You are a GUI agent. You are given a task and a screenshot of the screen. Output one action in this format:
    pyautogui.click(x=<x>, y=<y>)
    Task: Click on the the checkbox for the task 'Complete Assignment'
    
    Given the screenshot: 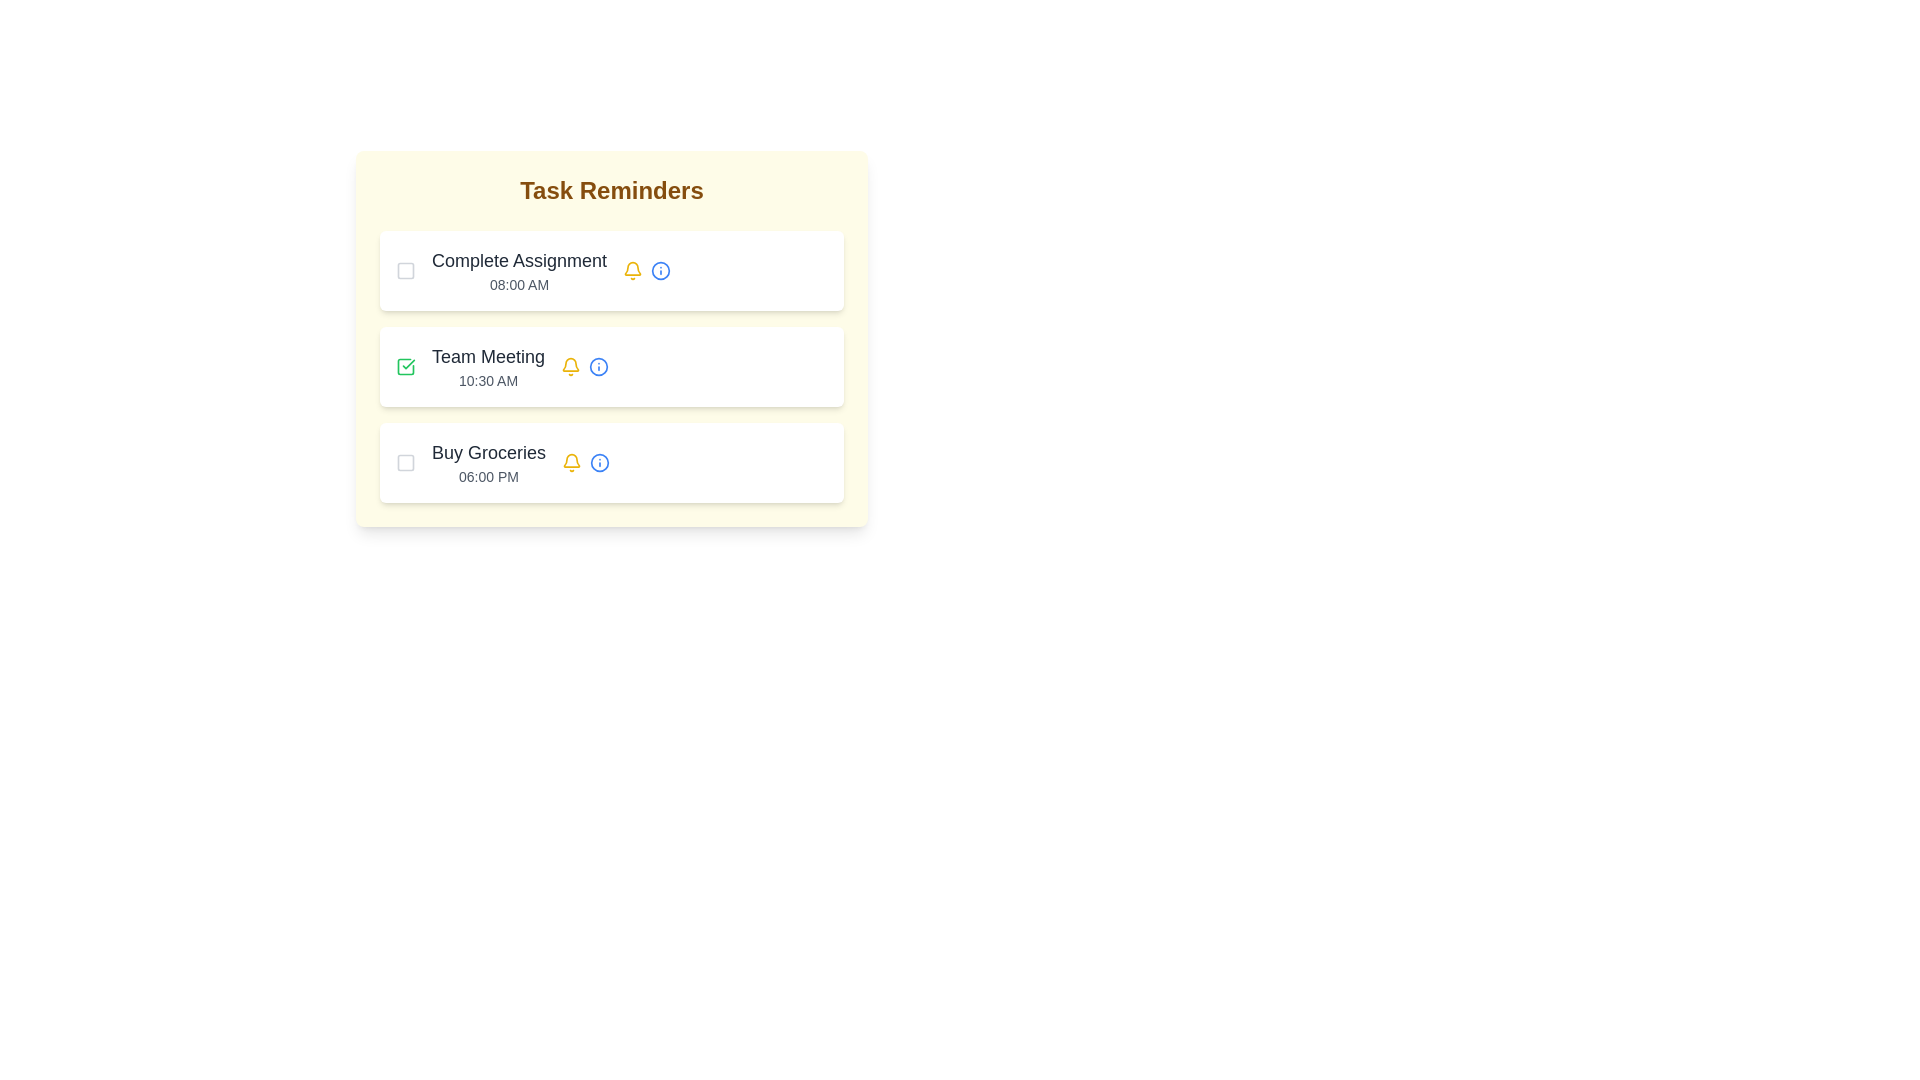 What is the action you would take?
    pyautogui.click(x=405, y=270)
    